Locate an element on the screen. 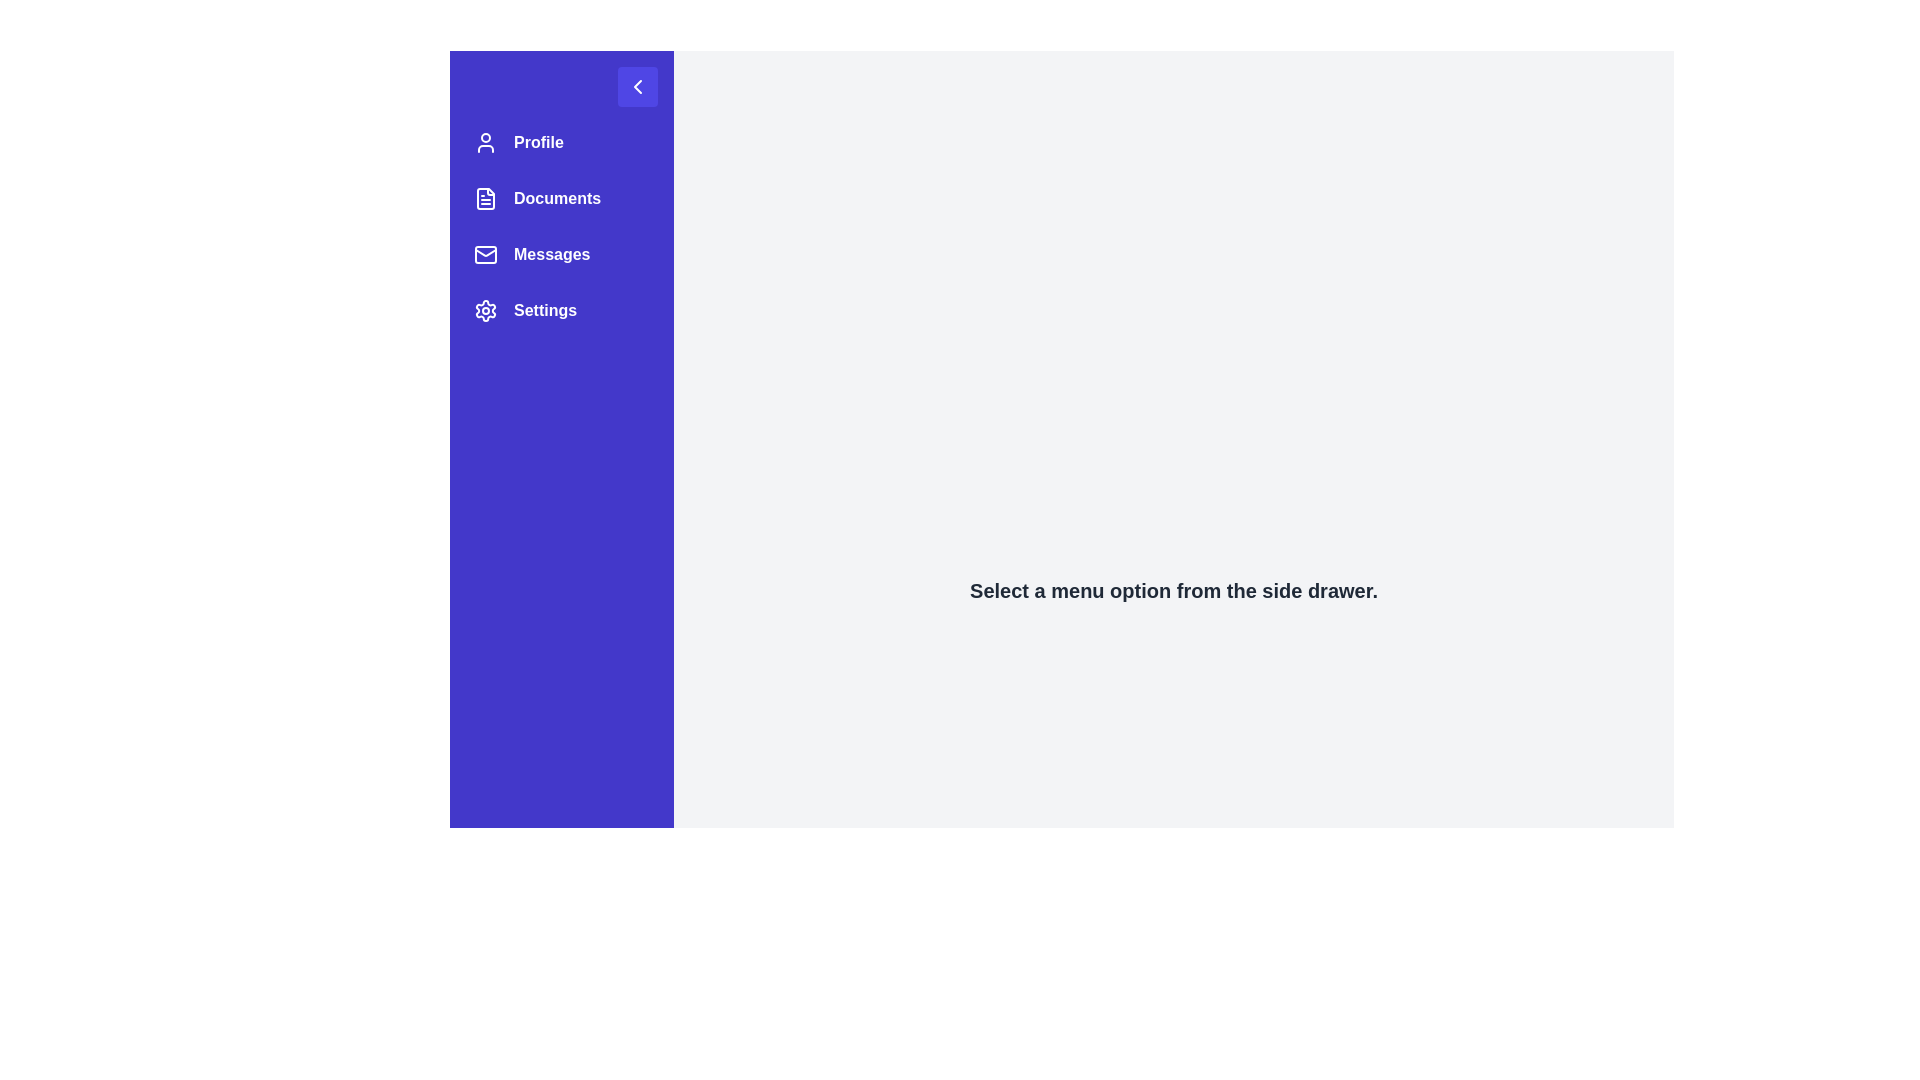 This screenshot has width=1920, height=1080. the cog-shaped icon with a blue fill that represents settings functionality, located adjacent to the 'Settings' label in the vertical menu is located at coordinates (485, 311).